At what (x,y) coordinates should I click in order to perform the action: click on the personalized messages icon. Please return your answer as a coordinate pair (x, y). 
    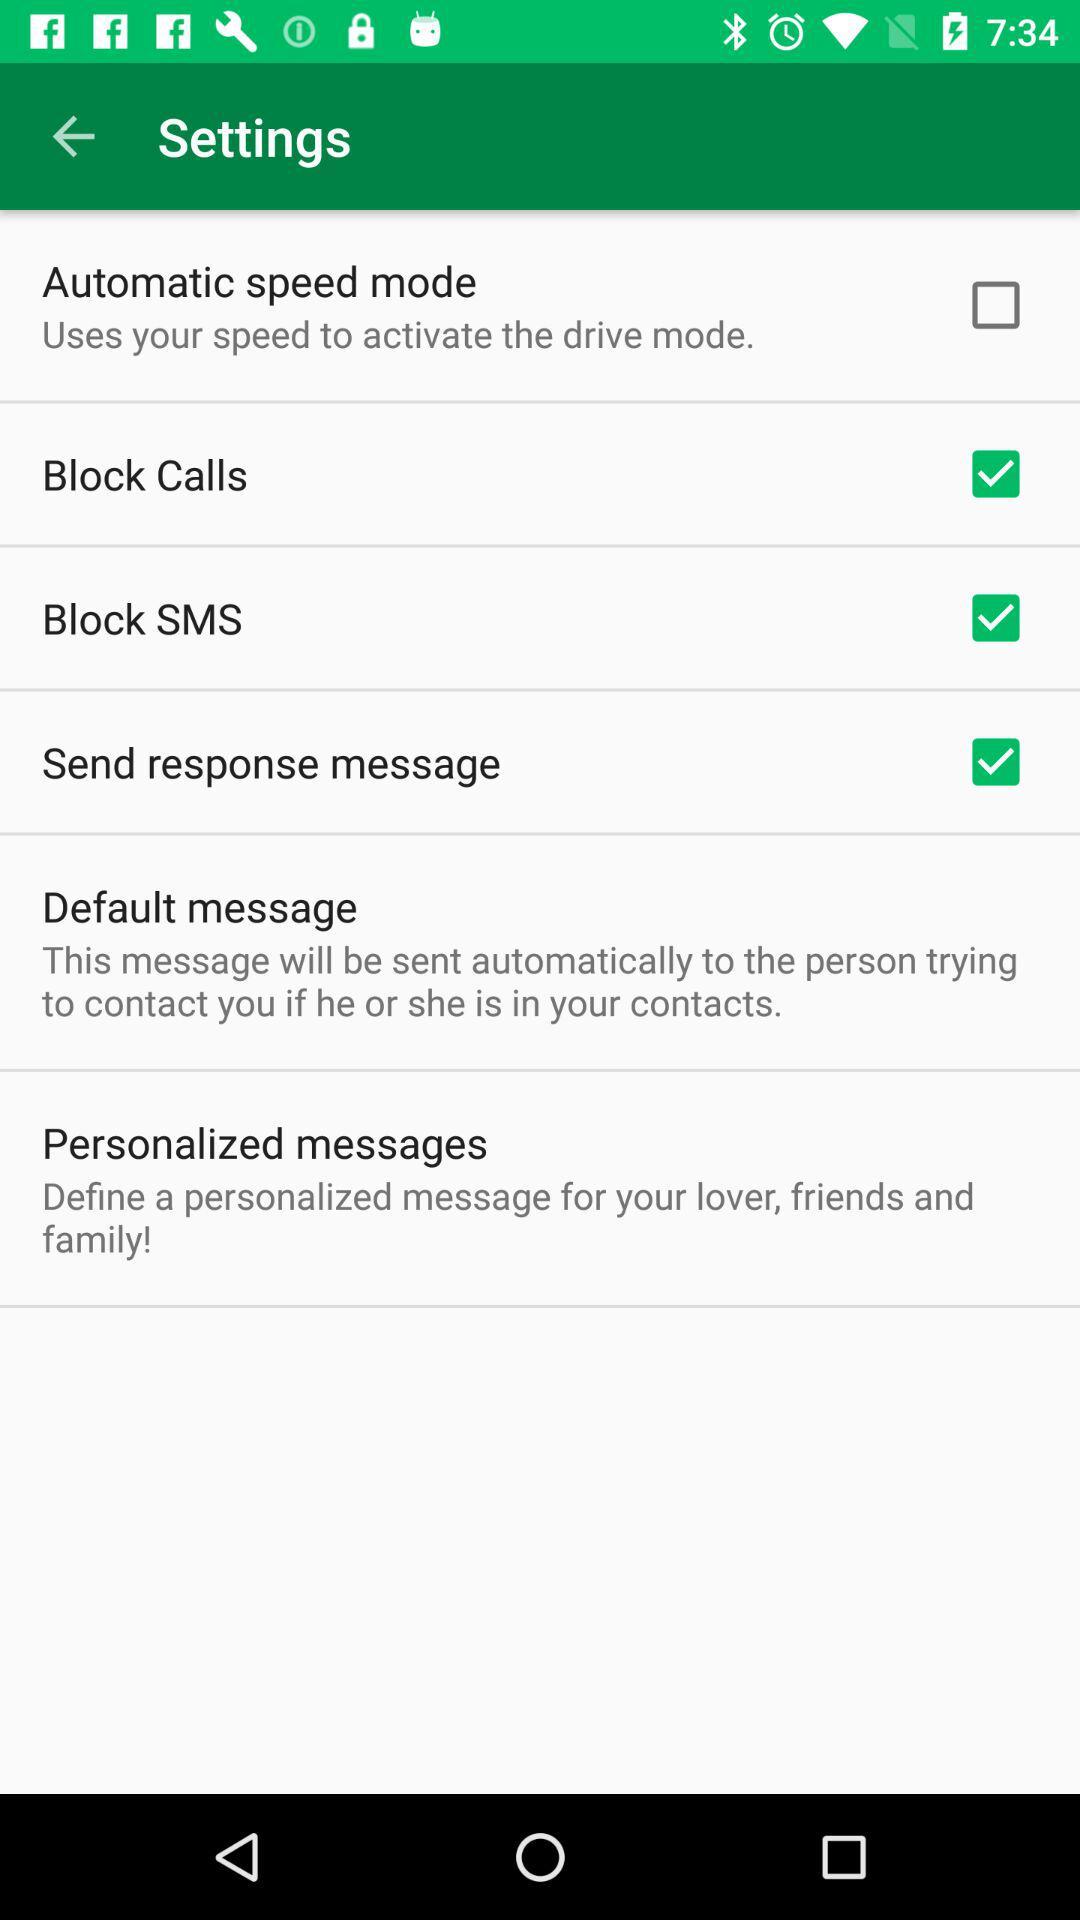
    Looking at the image, I should click on (264, 1142).